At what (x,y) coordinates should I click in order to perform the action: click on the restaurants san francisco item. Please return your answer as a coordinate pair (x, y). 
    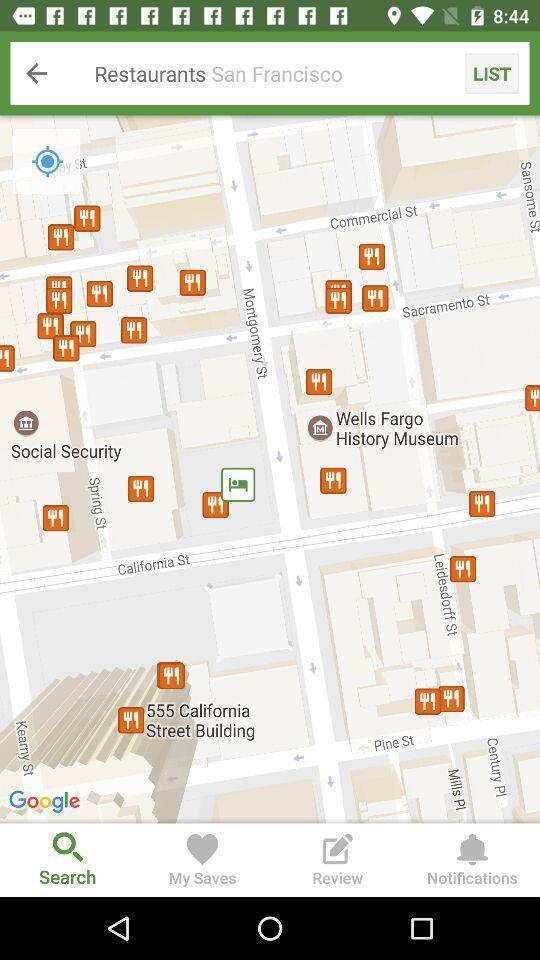
    Looking at the image, I should click on (270, 73).